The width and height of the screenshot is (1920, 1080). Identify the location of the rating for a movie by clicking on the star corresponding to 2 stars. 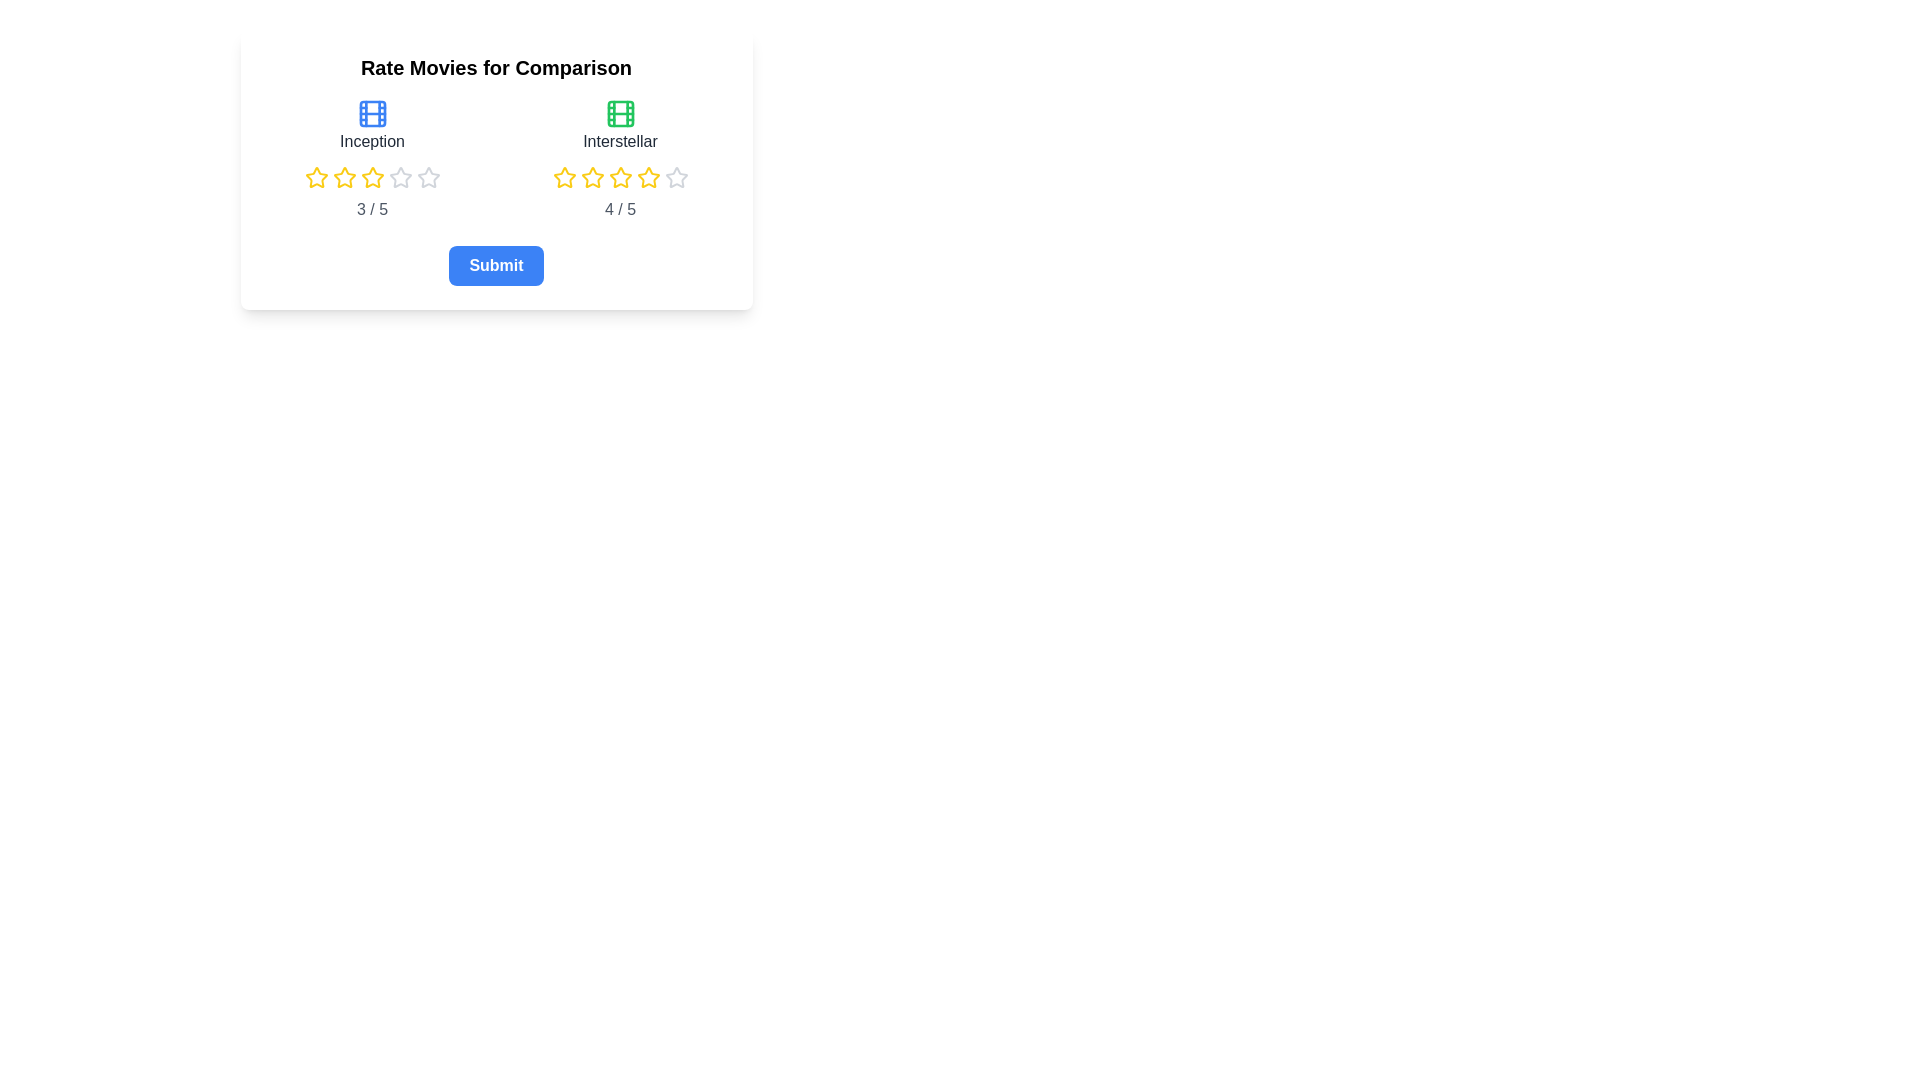
(332, 176).